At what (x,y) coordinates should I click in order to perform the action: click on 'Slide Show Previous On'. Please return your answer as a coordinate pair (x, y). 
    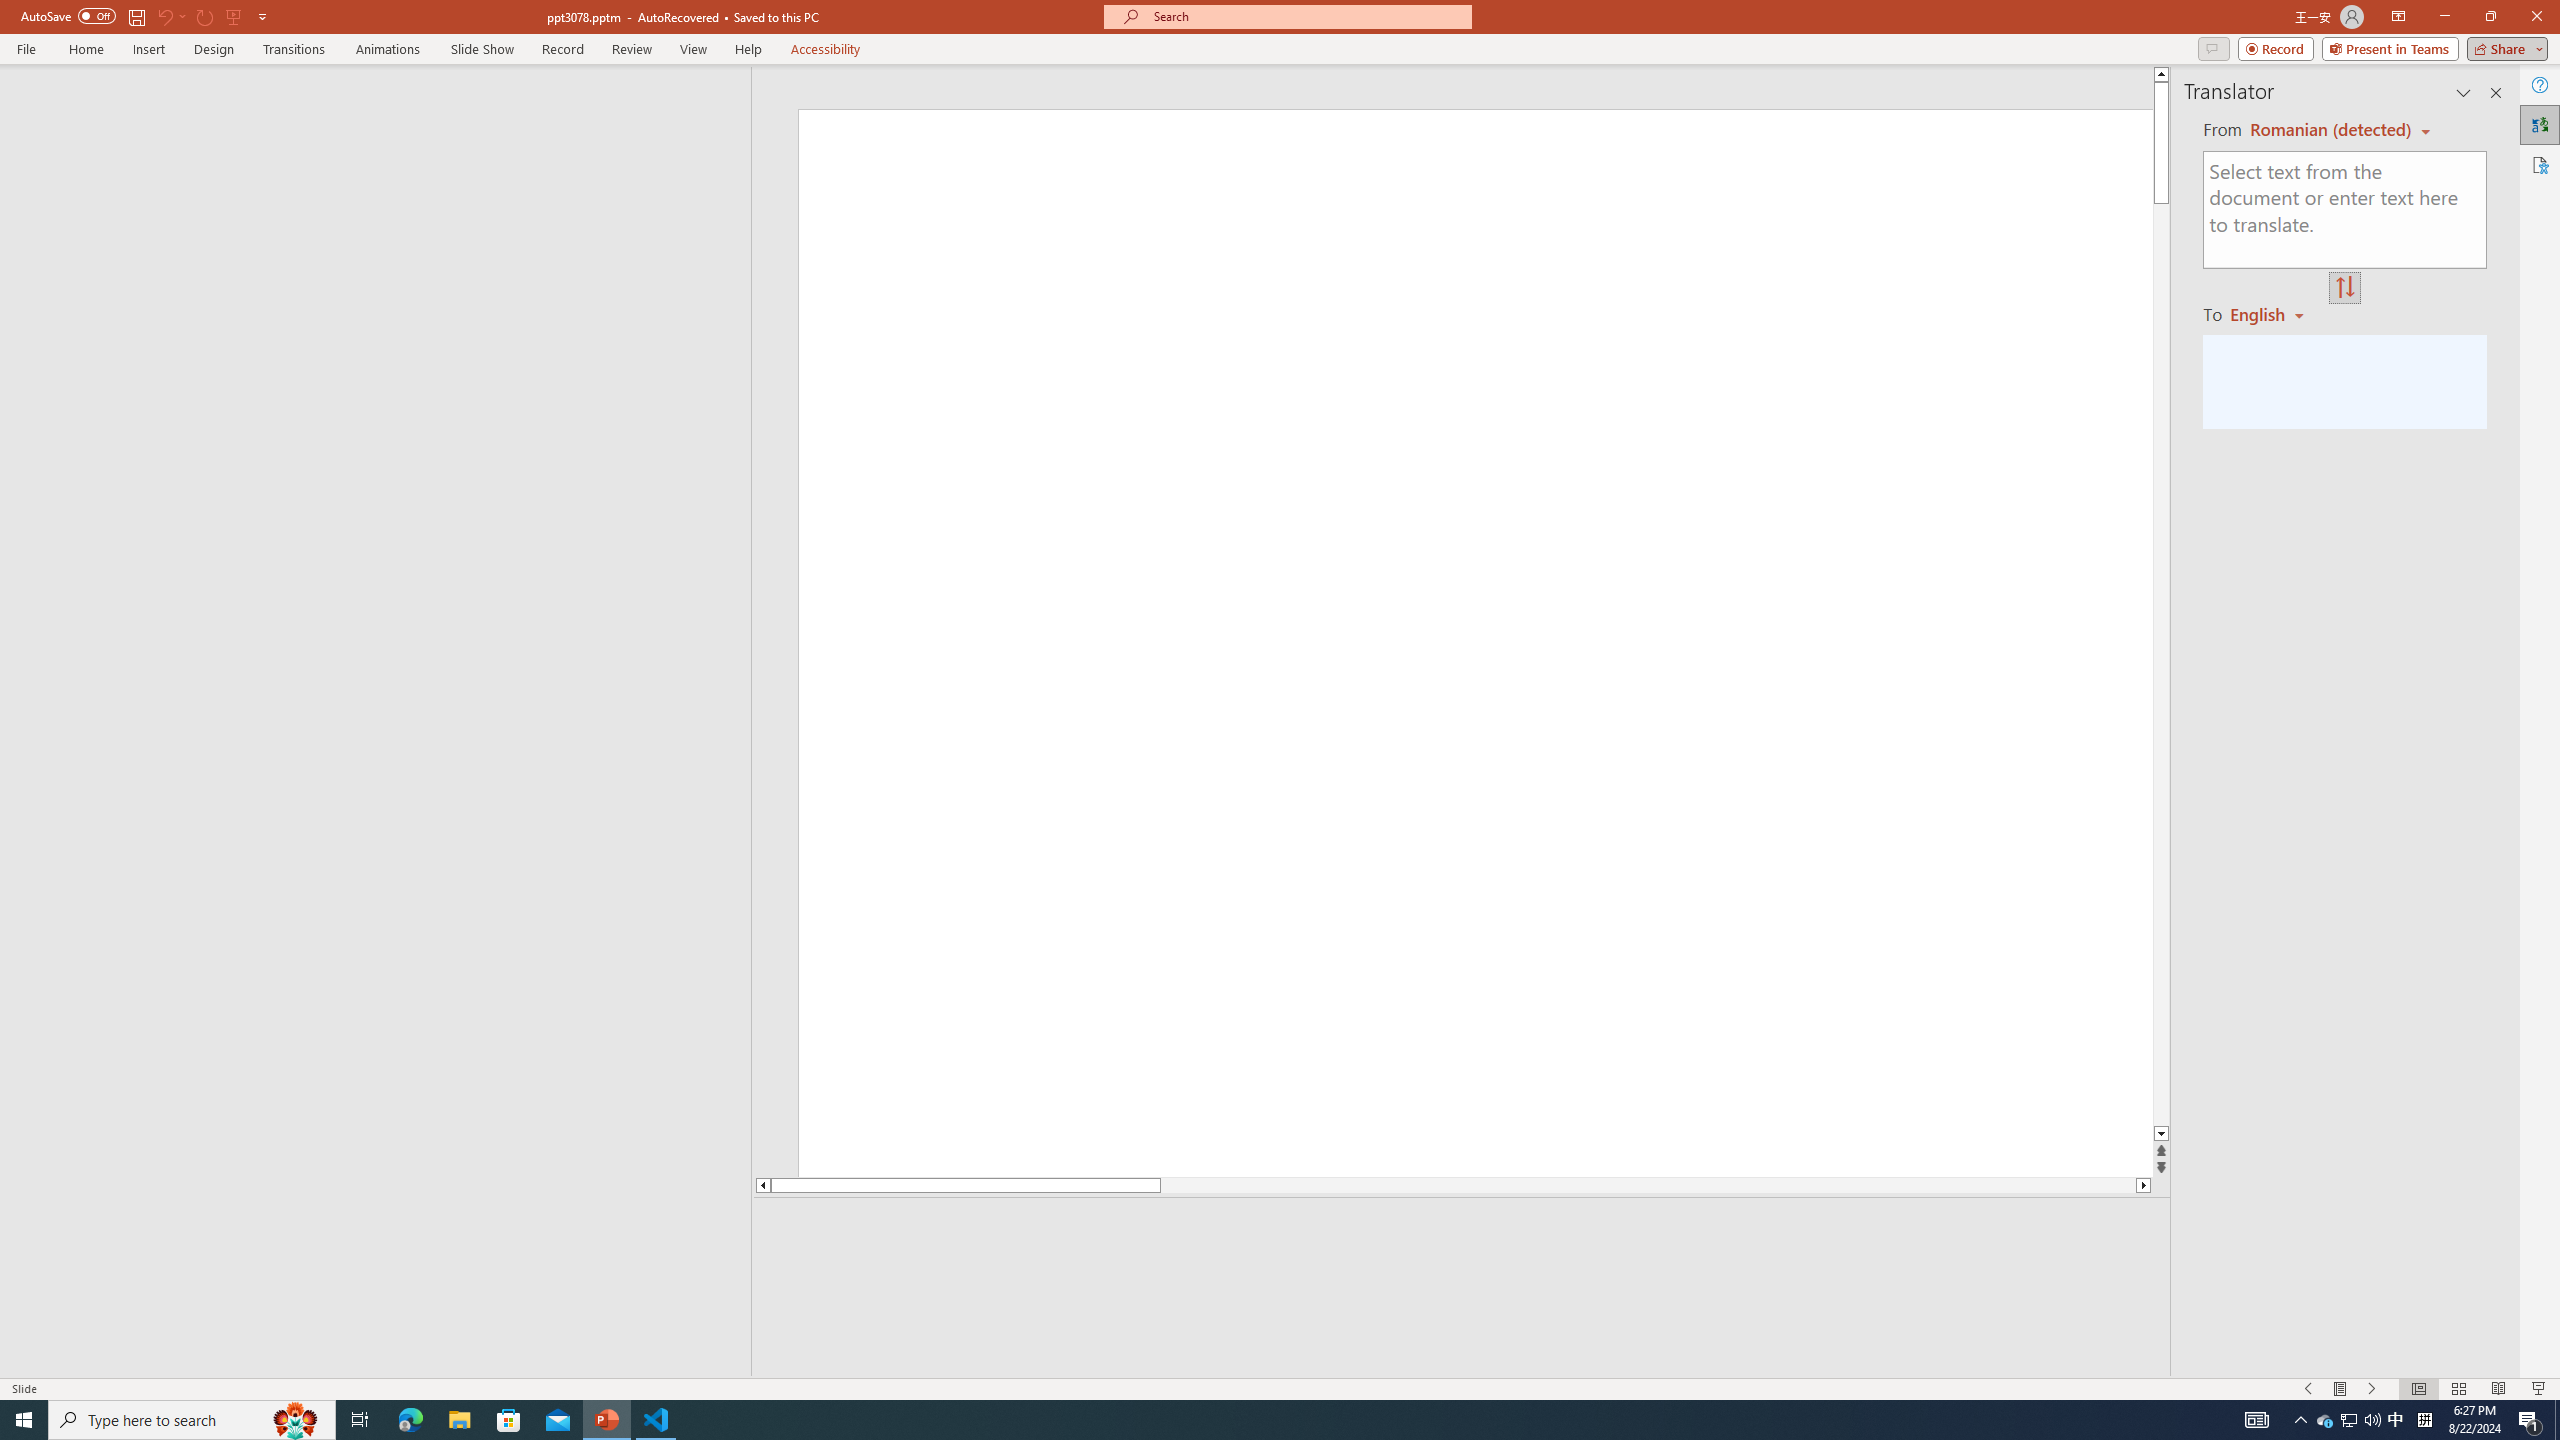
    Looking at the image, I should click on (2308, 1389).